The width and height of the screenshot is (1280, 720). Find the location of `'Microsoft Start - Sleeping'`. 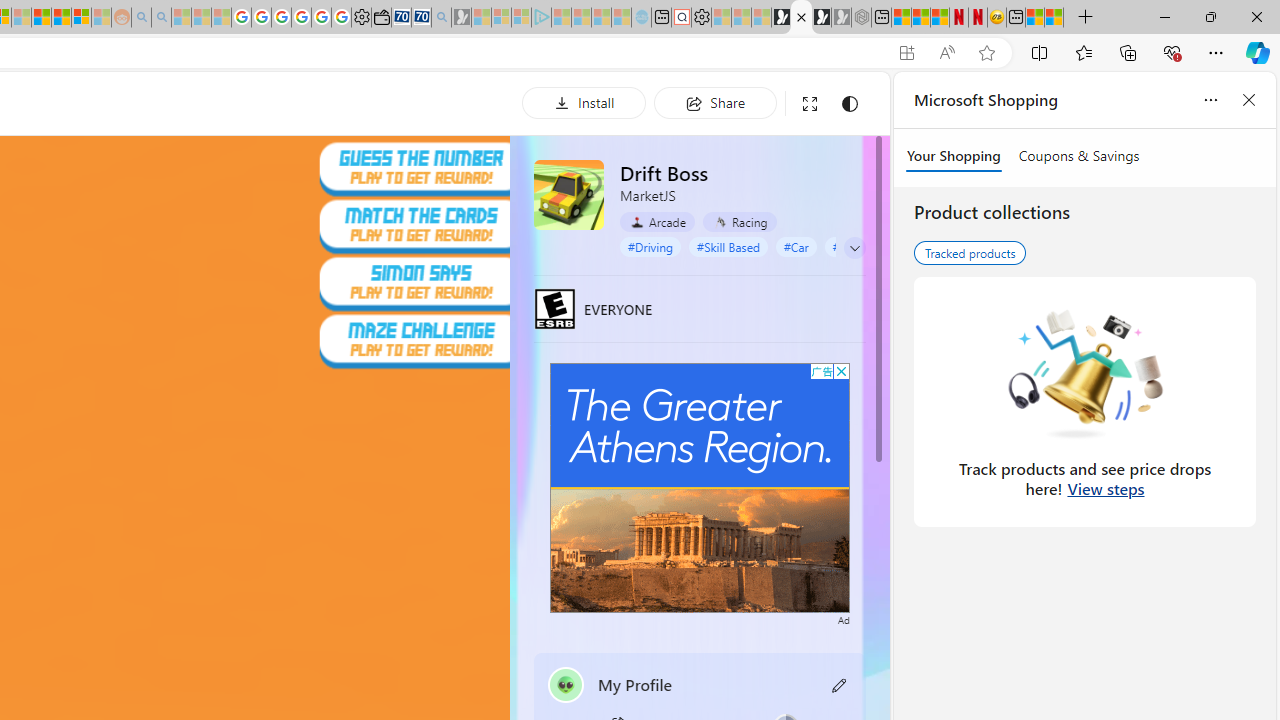

'Microsoft Start - Sleeping' is located at coordinates (599, 17).